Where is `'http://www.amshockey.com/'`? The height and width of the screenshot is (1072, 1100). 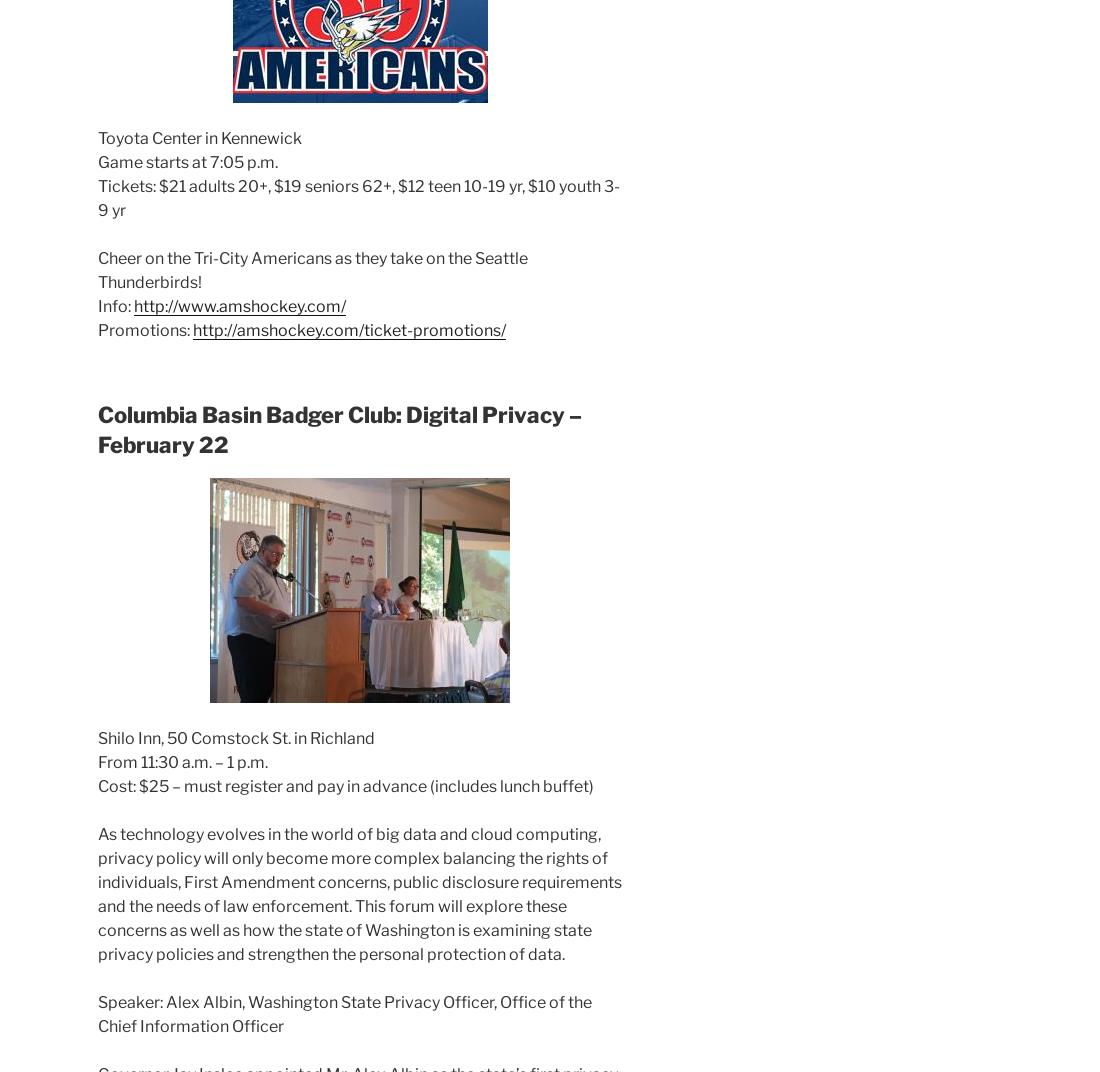
'http://www.amshockey.com/' is located at coordinates (133, 304).